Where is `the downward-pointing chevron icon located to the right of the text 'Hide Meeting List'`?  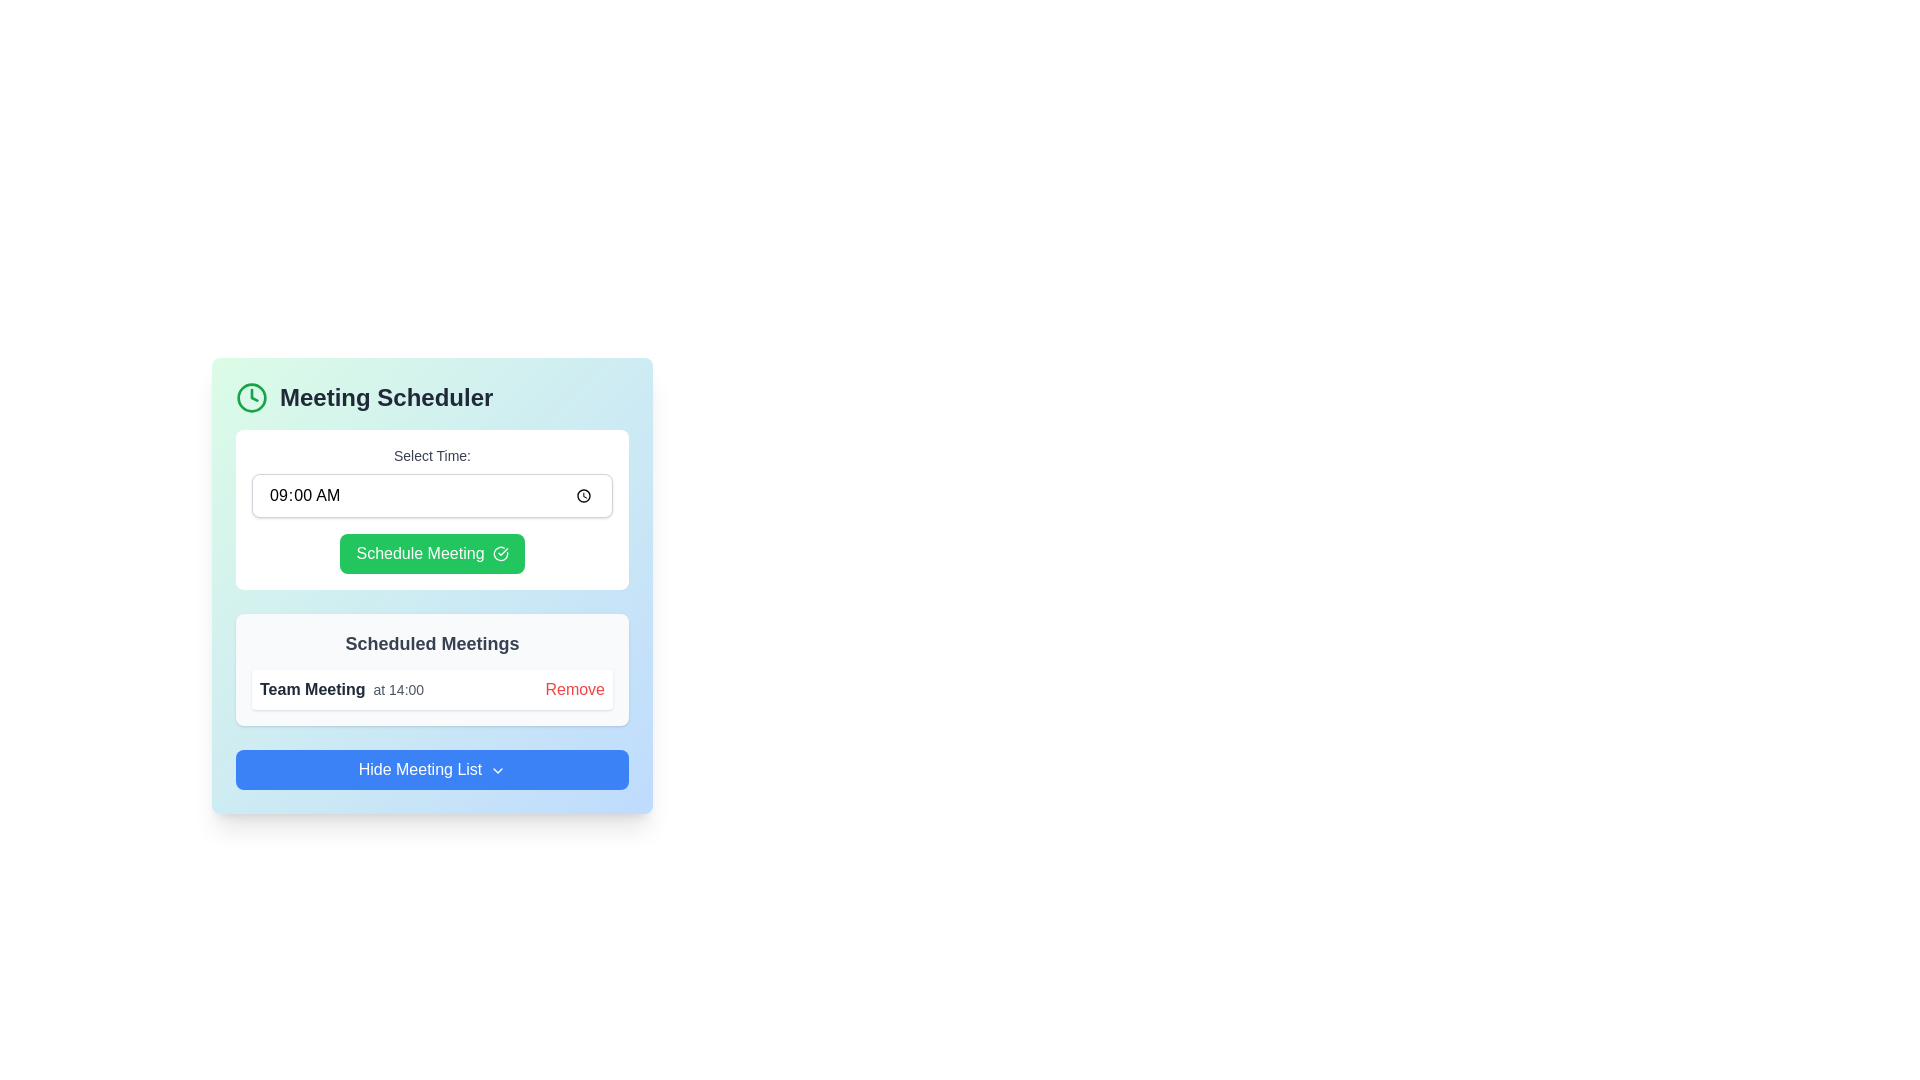 the downward-pointing chevron icon located to the right of the text 'Hide Meeting List' is located at coordinates (498, 769).